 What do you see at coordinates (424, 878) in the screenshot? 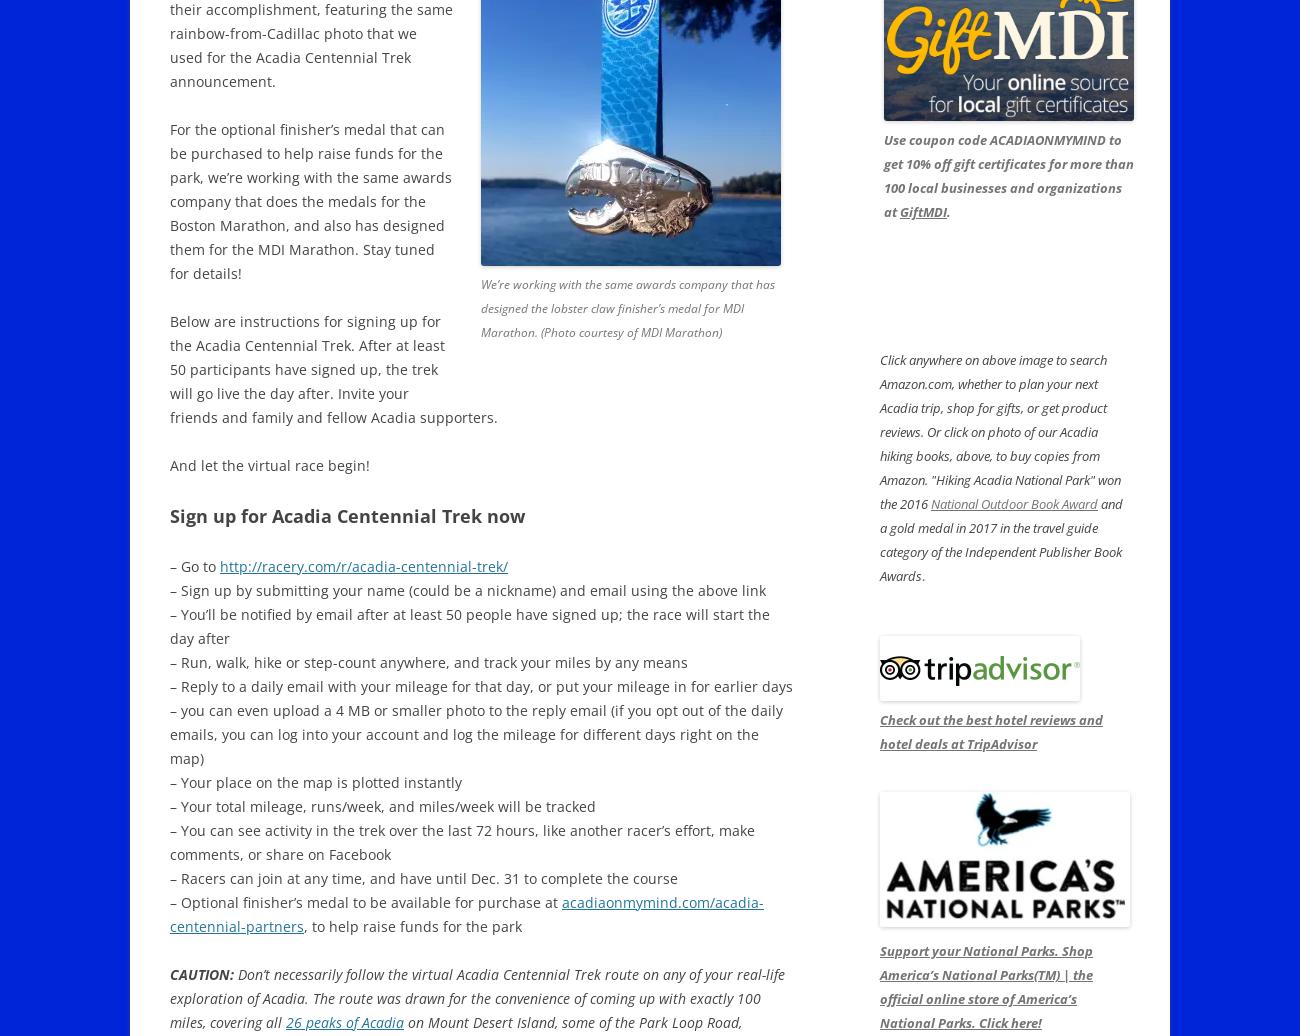
I see `'– Racers can join at any time, and have until Dec. 31 to complete the course'` at bounding box center [424, 878].